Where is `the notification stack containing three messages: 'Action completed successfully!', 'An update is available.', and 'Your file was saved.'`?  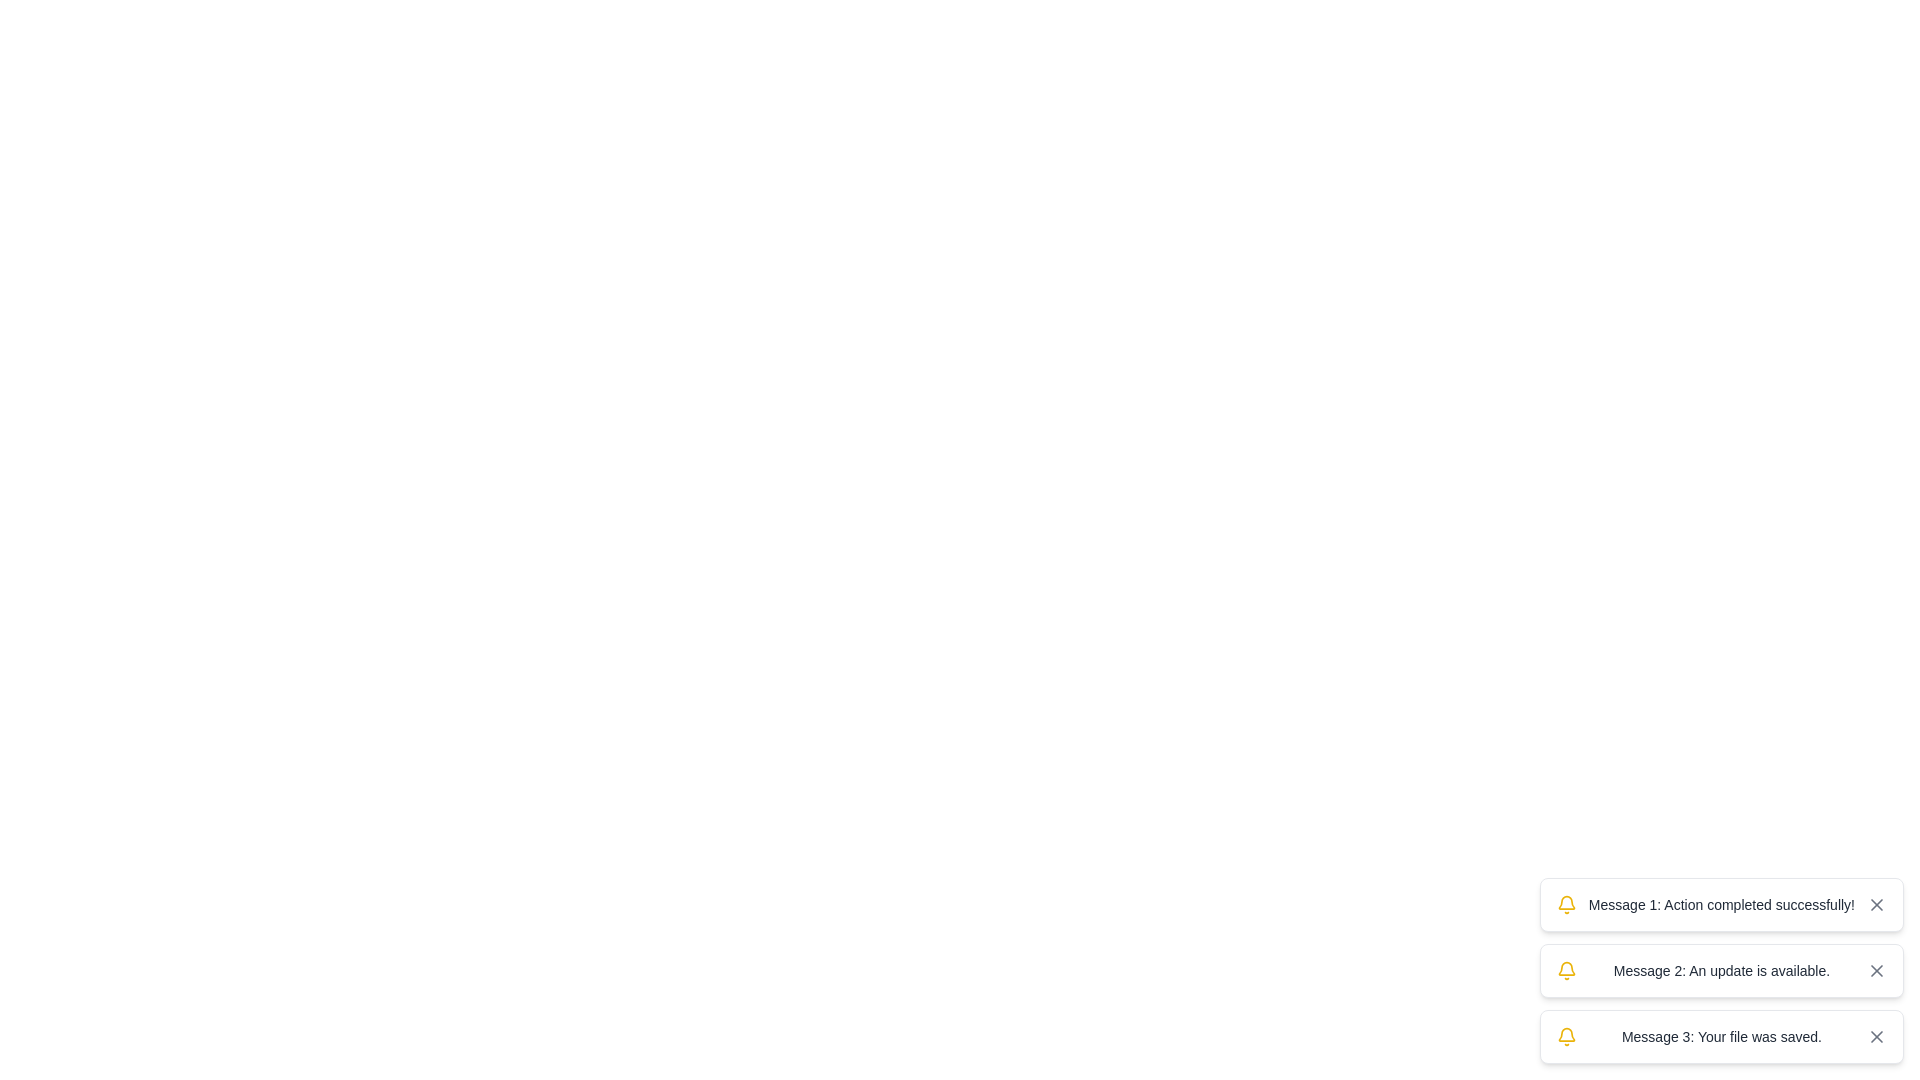
the notification stack containing three messages: 'Action completed successfully!', 'An update is available.', and 'Your file was saved.' is located at coordinates (1720, 970).